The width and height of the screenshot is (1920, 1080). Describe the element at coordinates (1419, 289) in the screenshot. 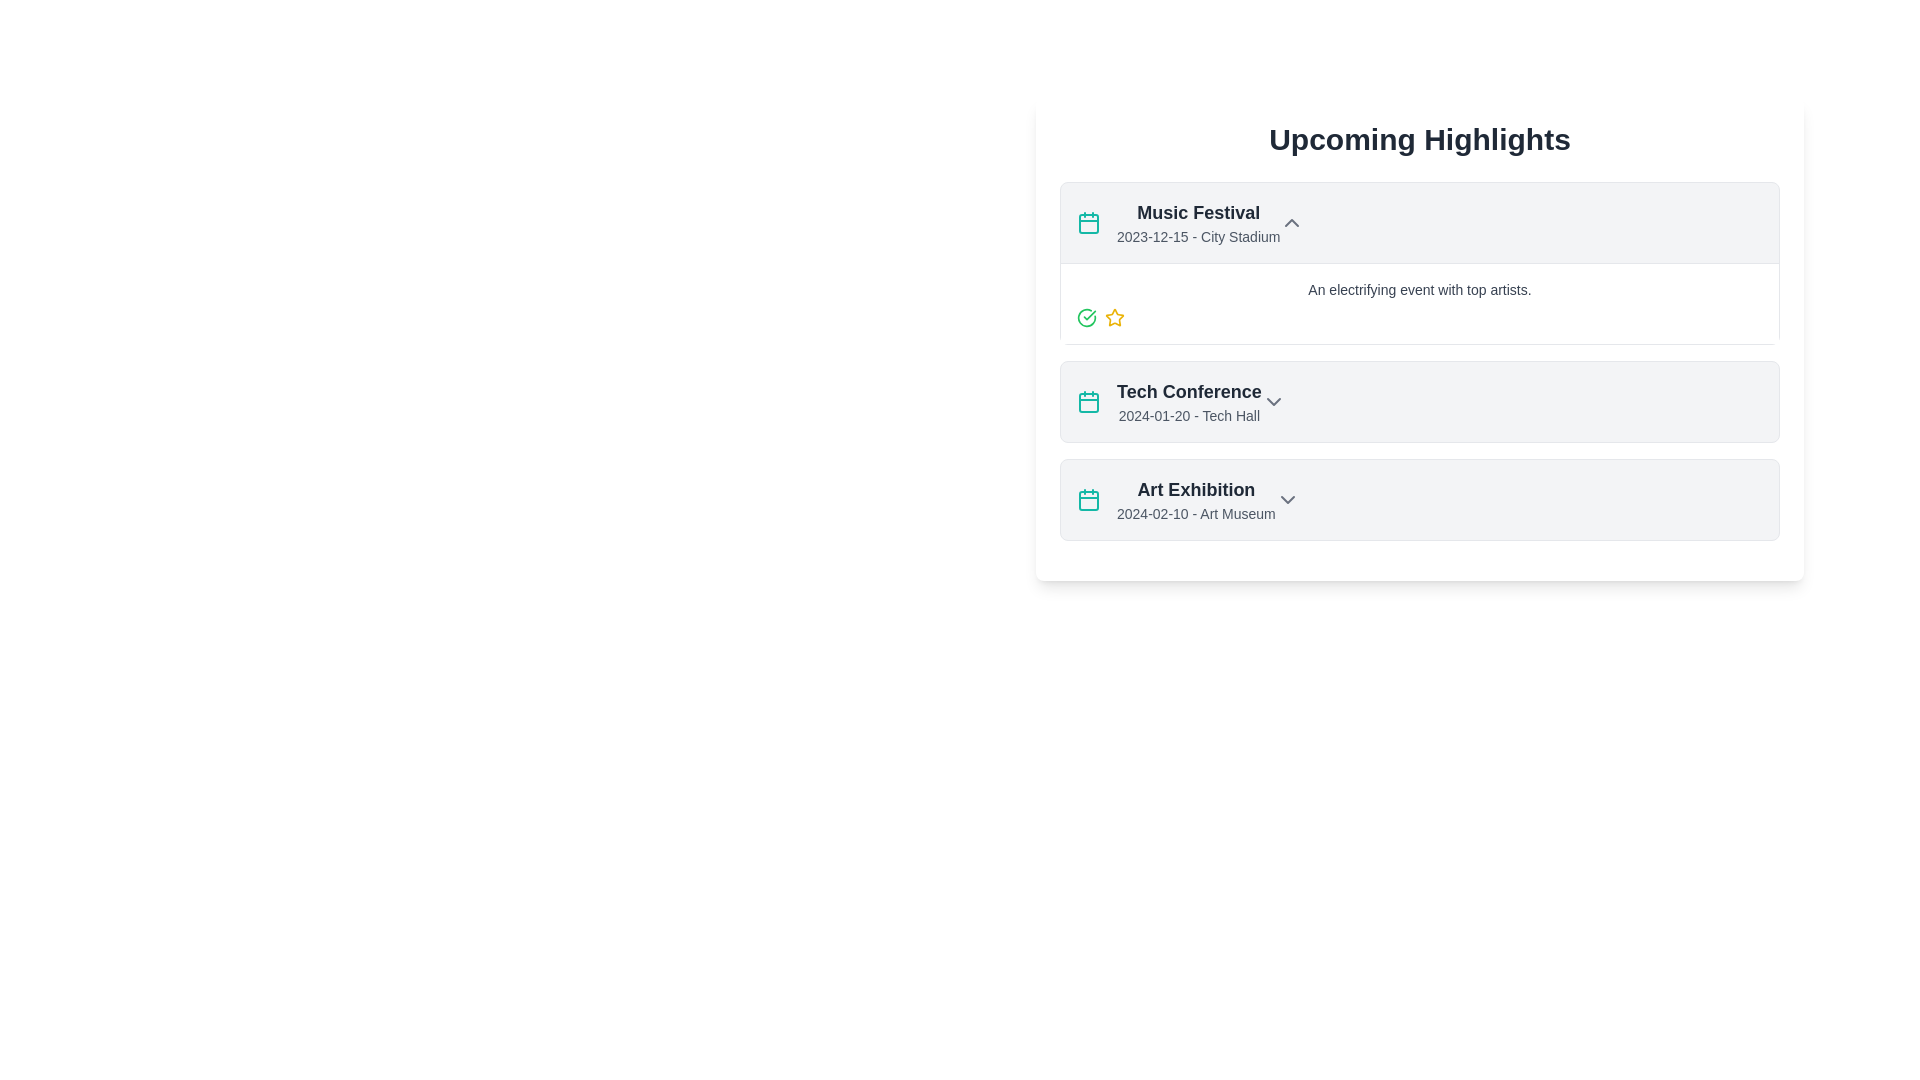

I see `the Text label that provides a brief description of the 'Music Festival' event, positioned beneath its title` at that location.